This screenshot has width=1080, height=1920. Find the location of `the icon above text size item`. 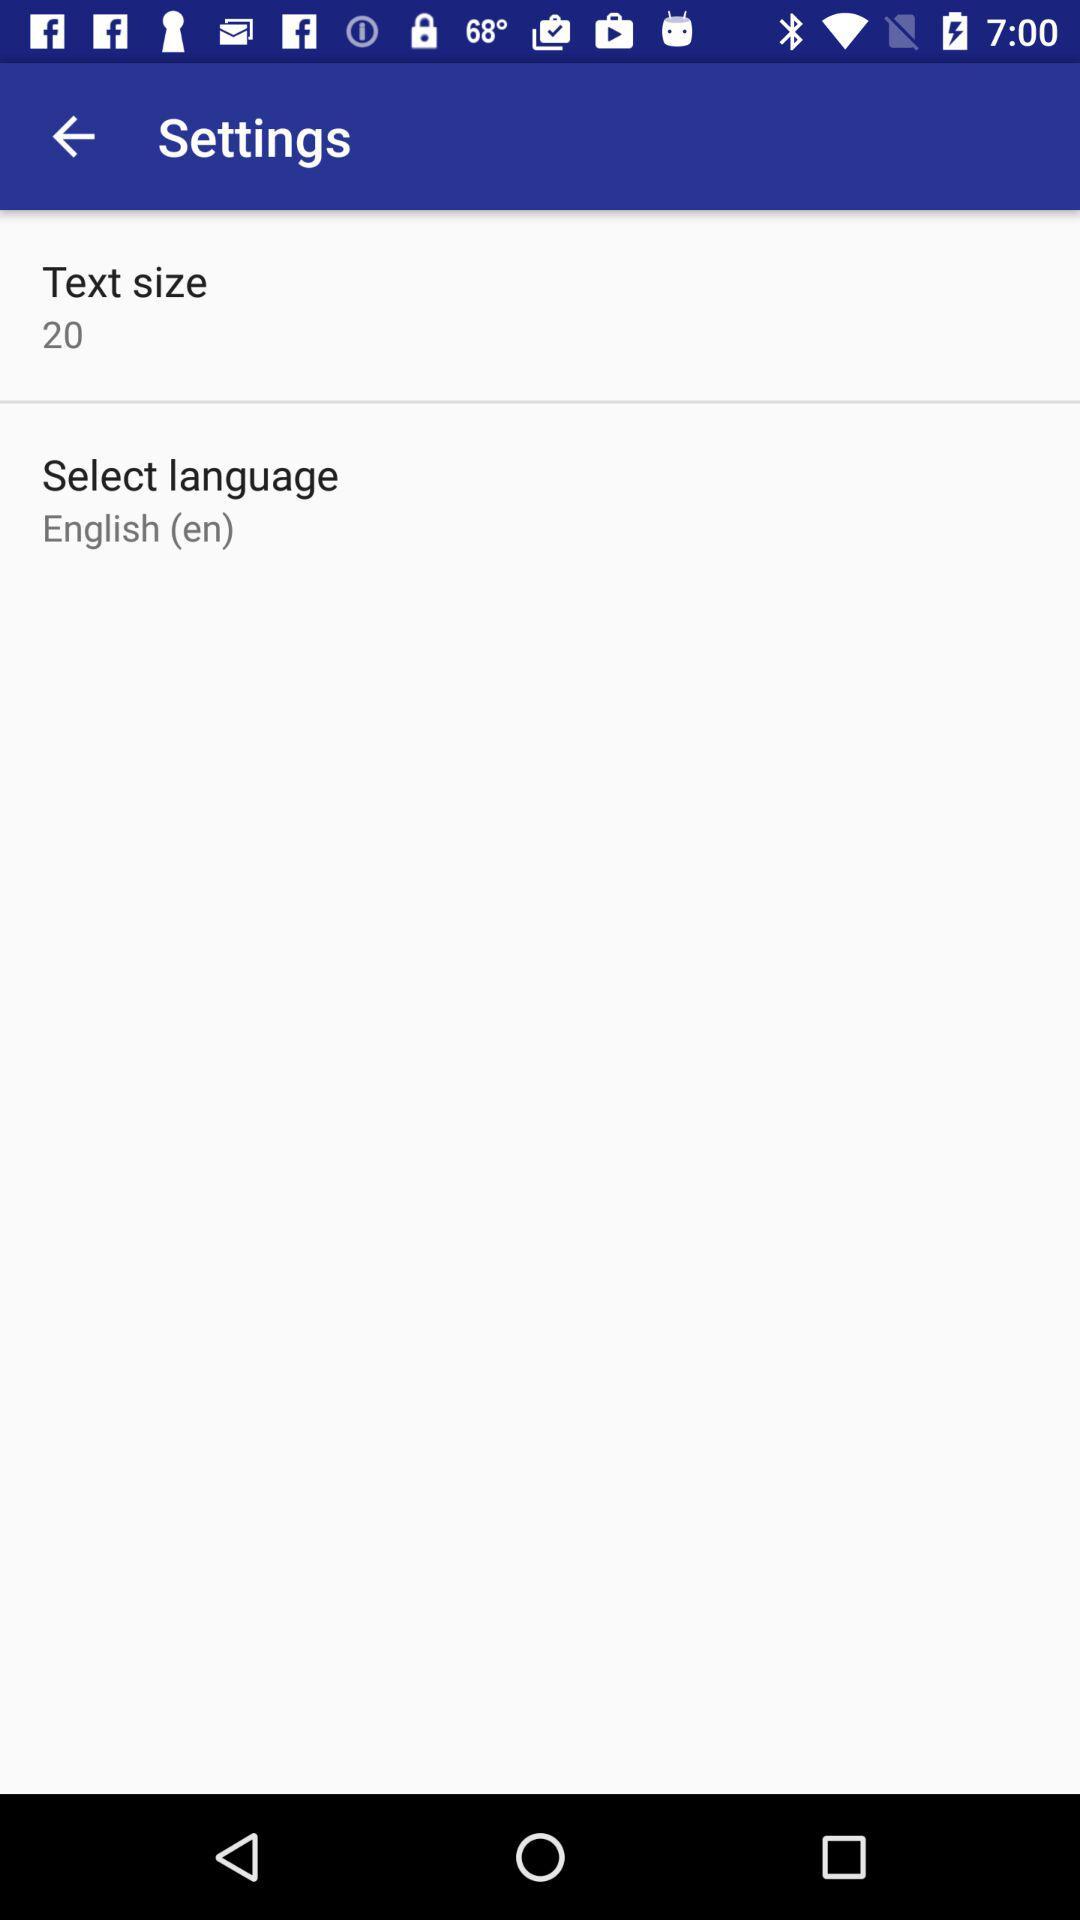

the icon above text size item is located at coordinates (72, 135).